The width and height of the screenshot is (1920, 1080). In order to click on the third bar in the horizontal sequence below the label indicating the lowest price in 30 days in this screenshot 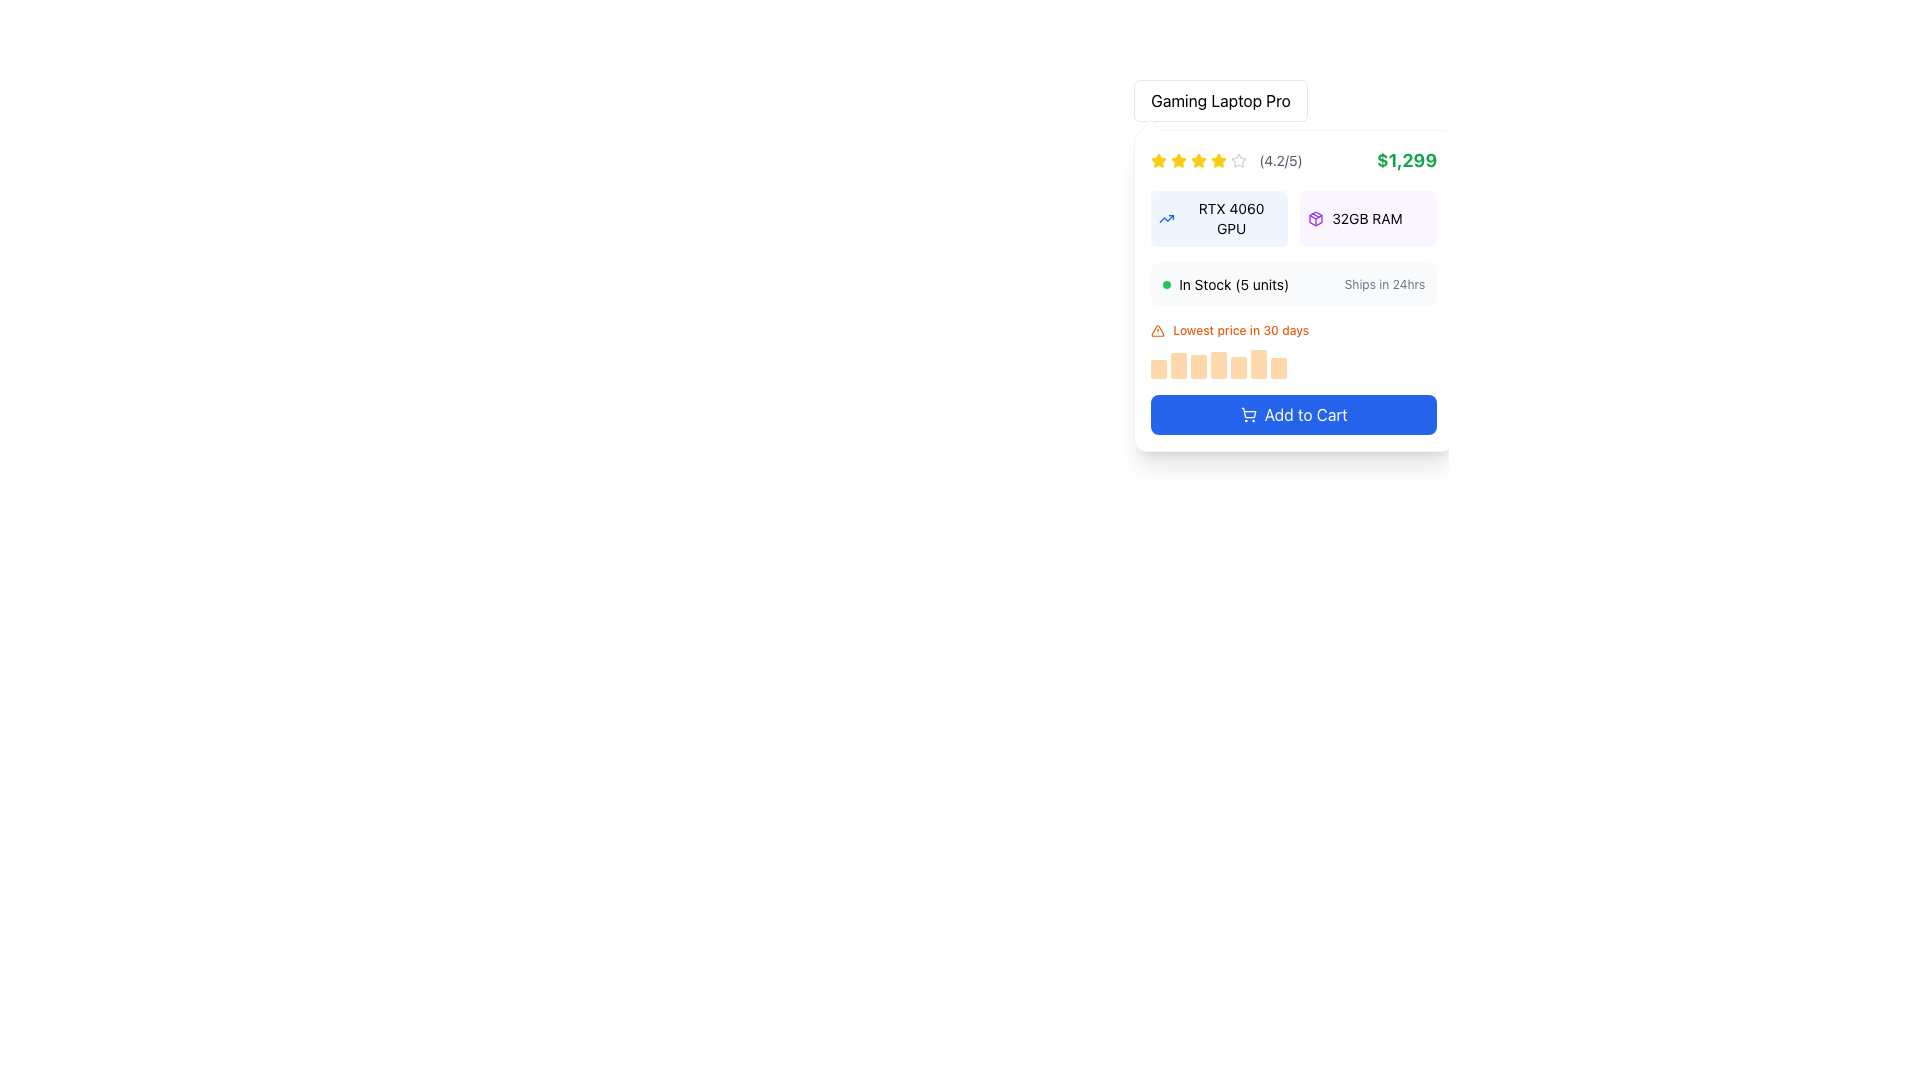, I will do `click(1199, 366)`.